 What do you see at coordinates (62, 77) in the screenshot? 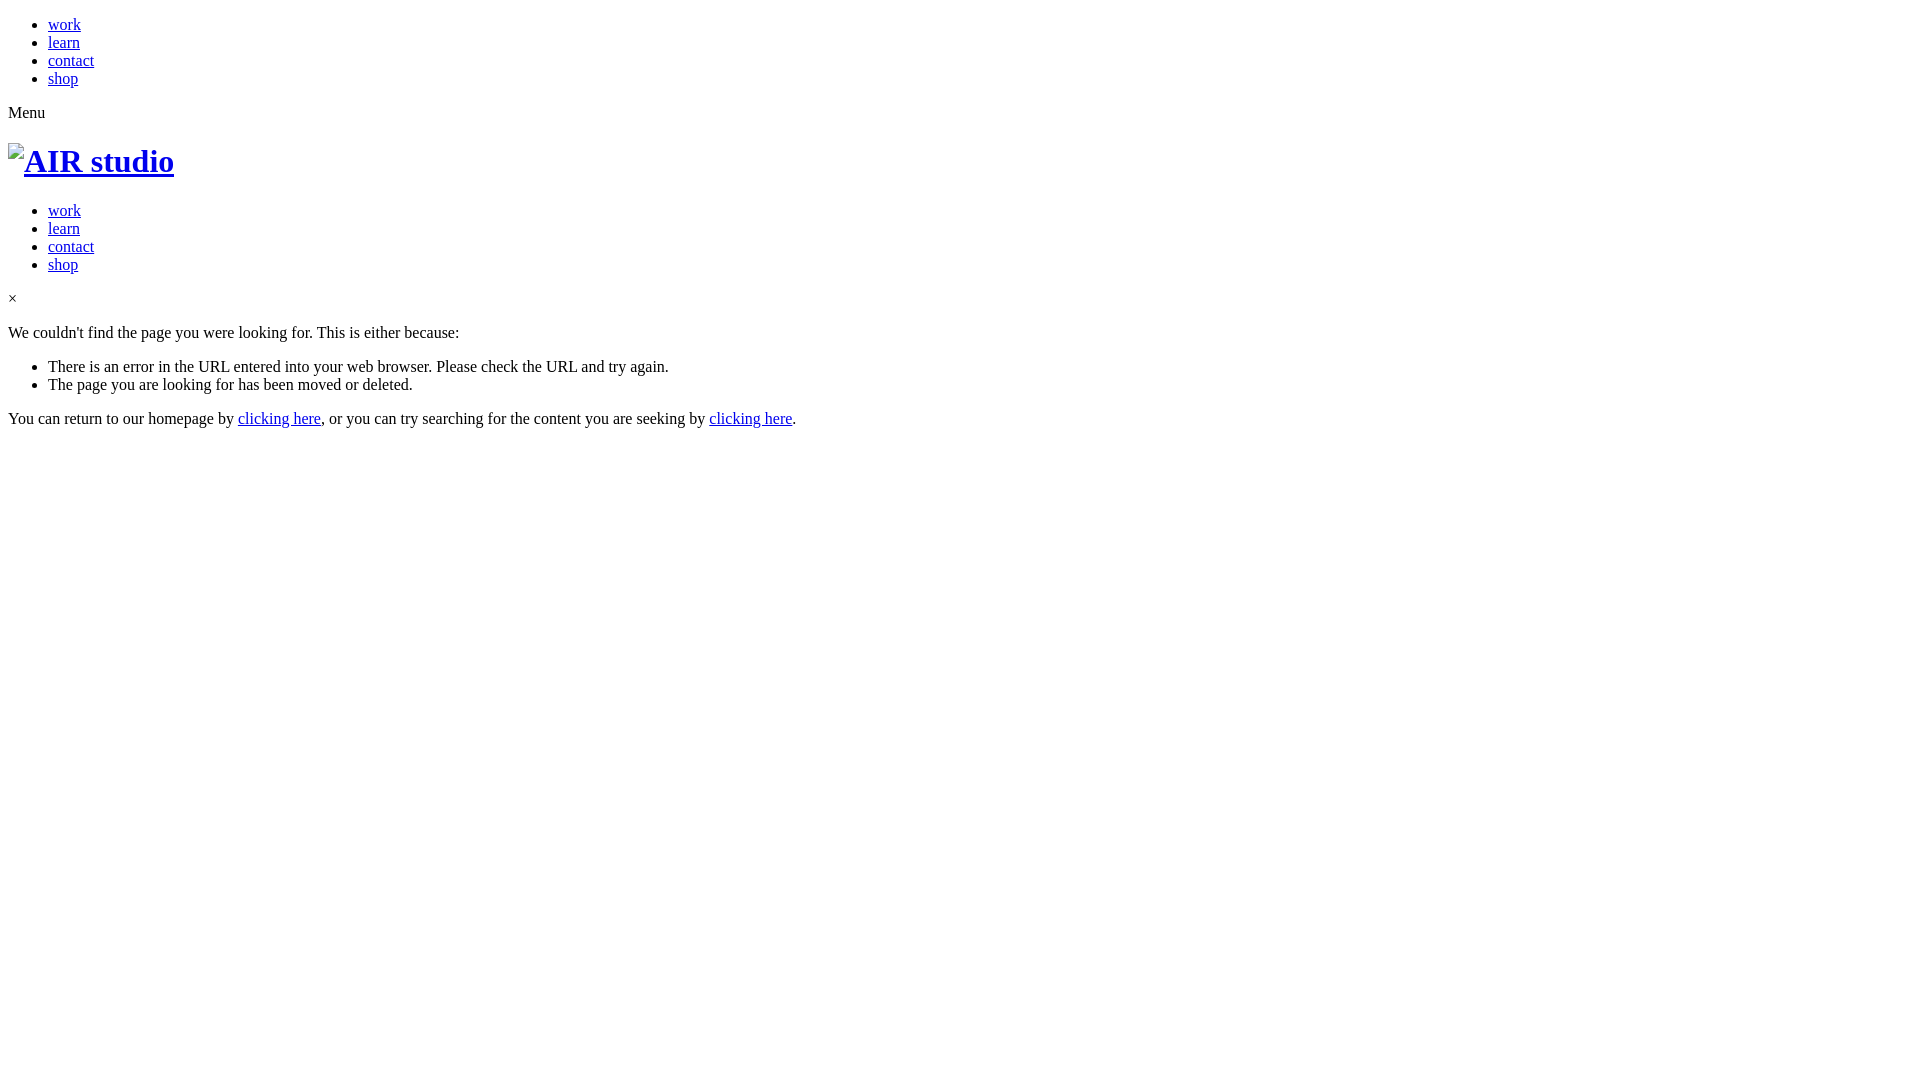
I see `'shop'` at bounding box center [62, 77].